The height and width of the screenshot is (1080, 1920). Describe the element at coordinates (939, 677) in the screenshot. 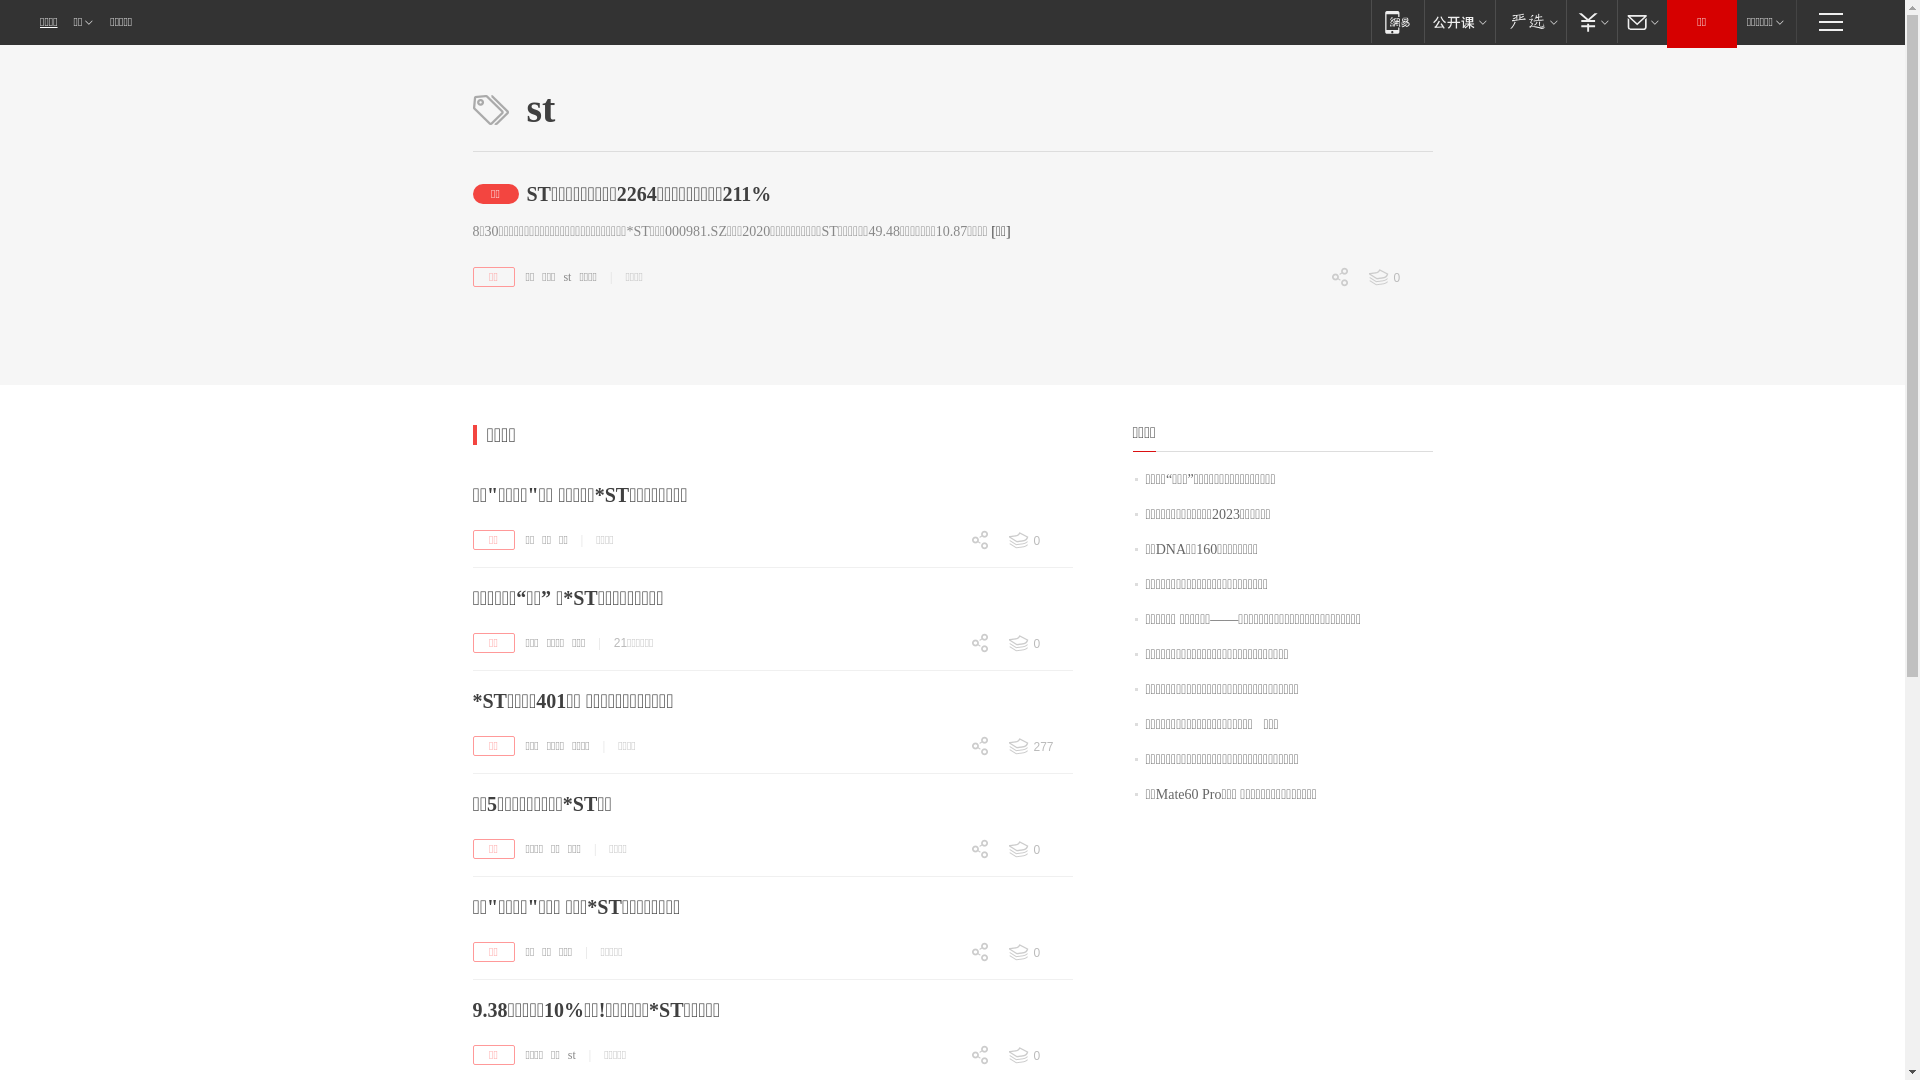

I see `'0'` at that location.